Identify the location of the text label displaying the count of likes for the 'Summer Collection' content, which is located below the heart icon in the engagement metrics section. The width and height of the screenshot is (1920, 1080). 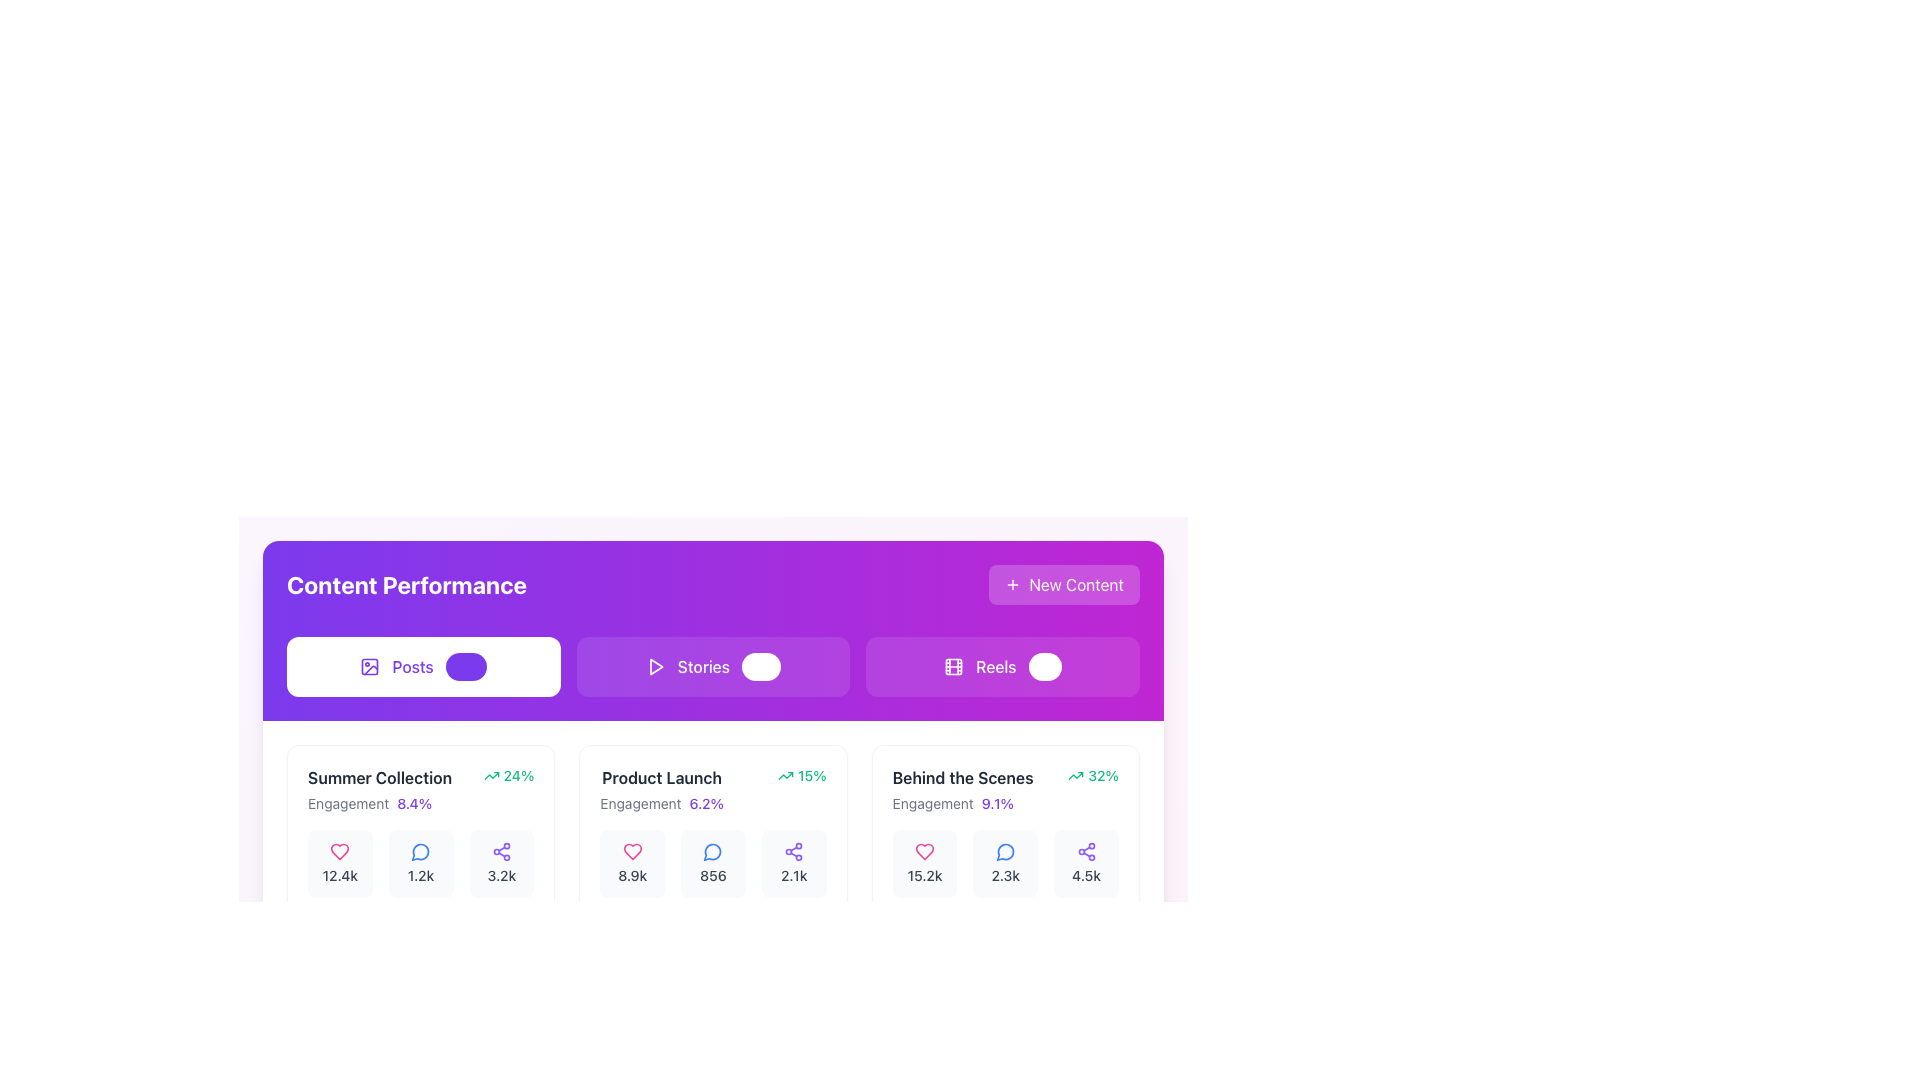
(340, 874).